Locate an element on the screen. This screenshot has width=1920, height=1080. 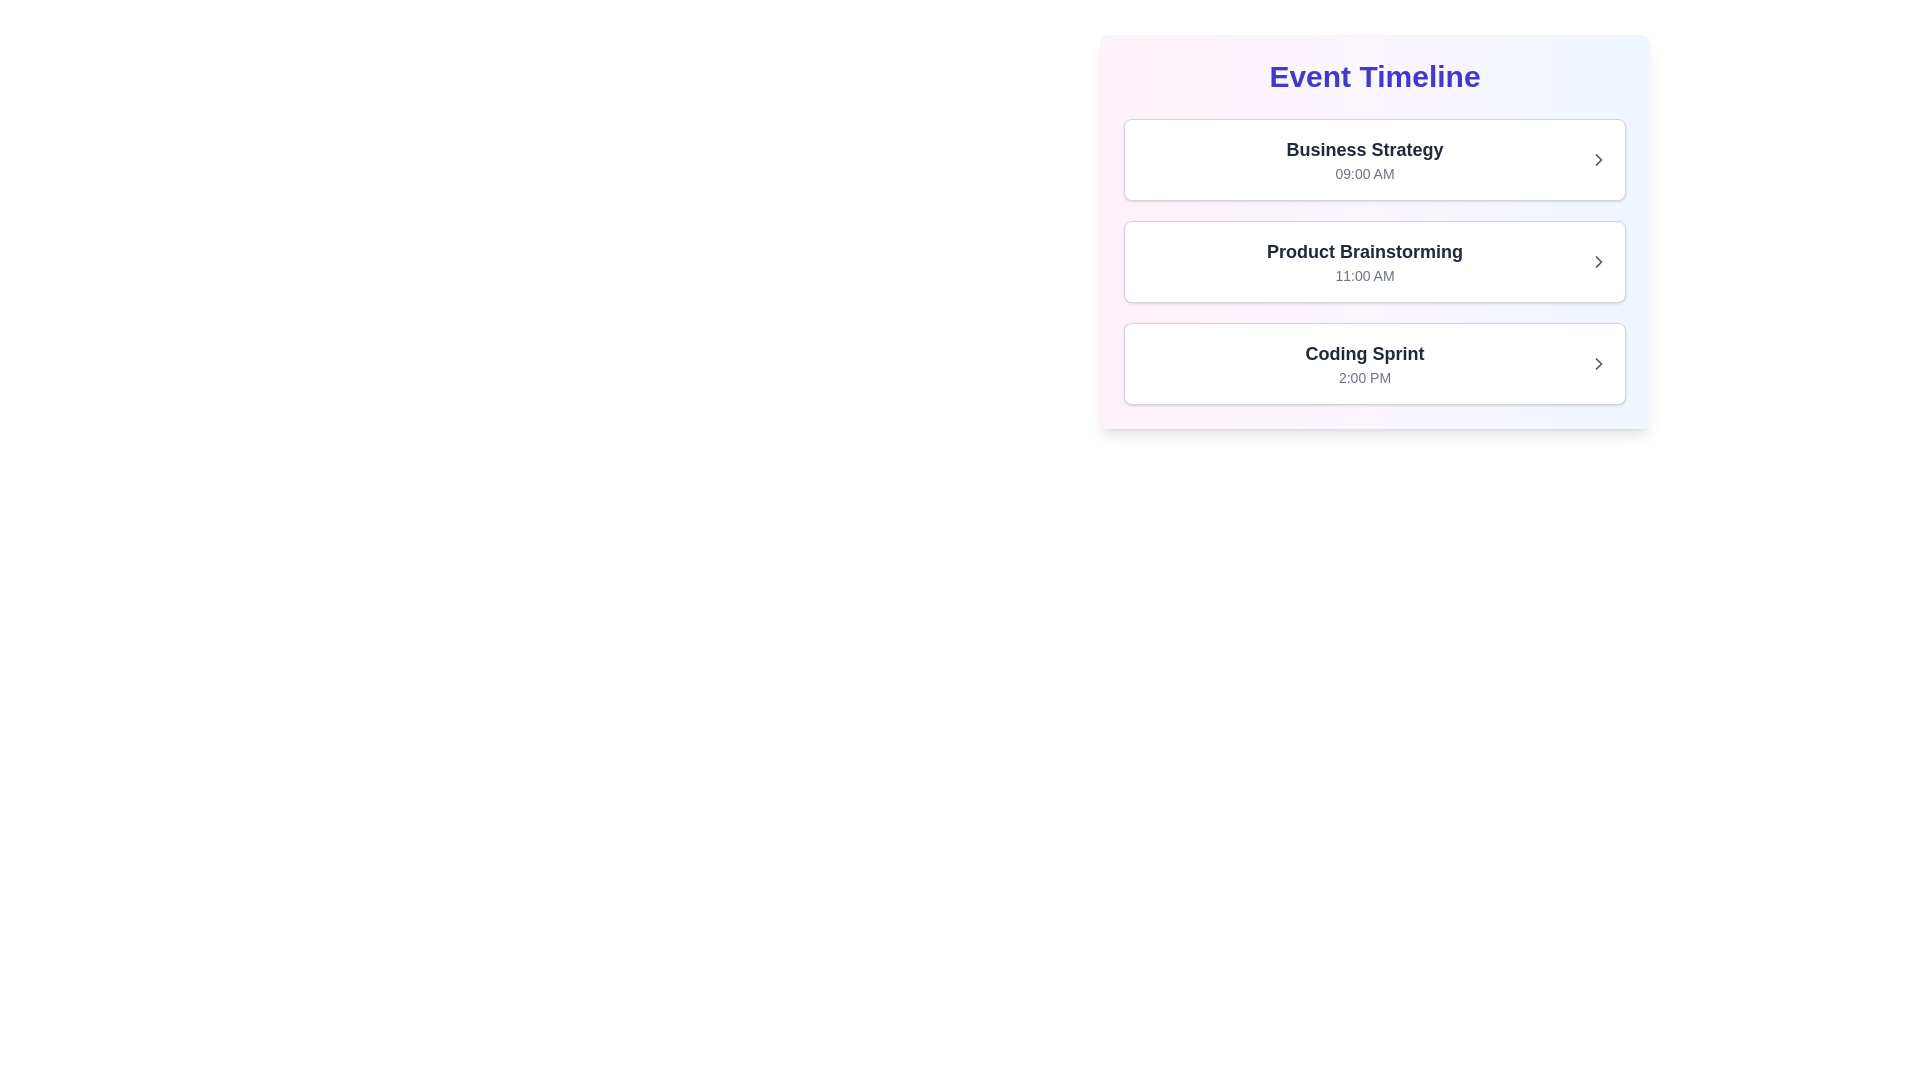
the topmost event card in the 'Event Timeline' labeled 'Business Strategy' scheduled for 09:00 AM is located at coordinates (1373, 158).